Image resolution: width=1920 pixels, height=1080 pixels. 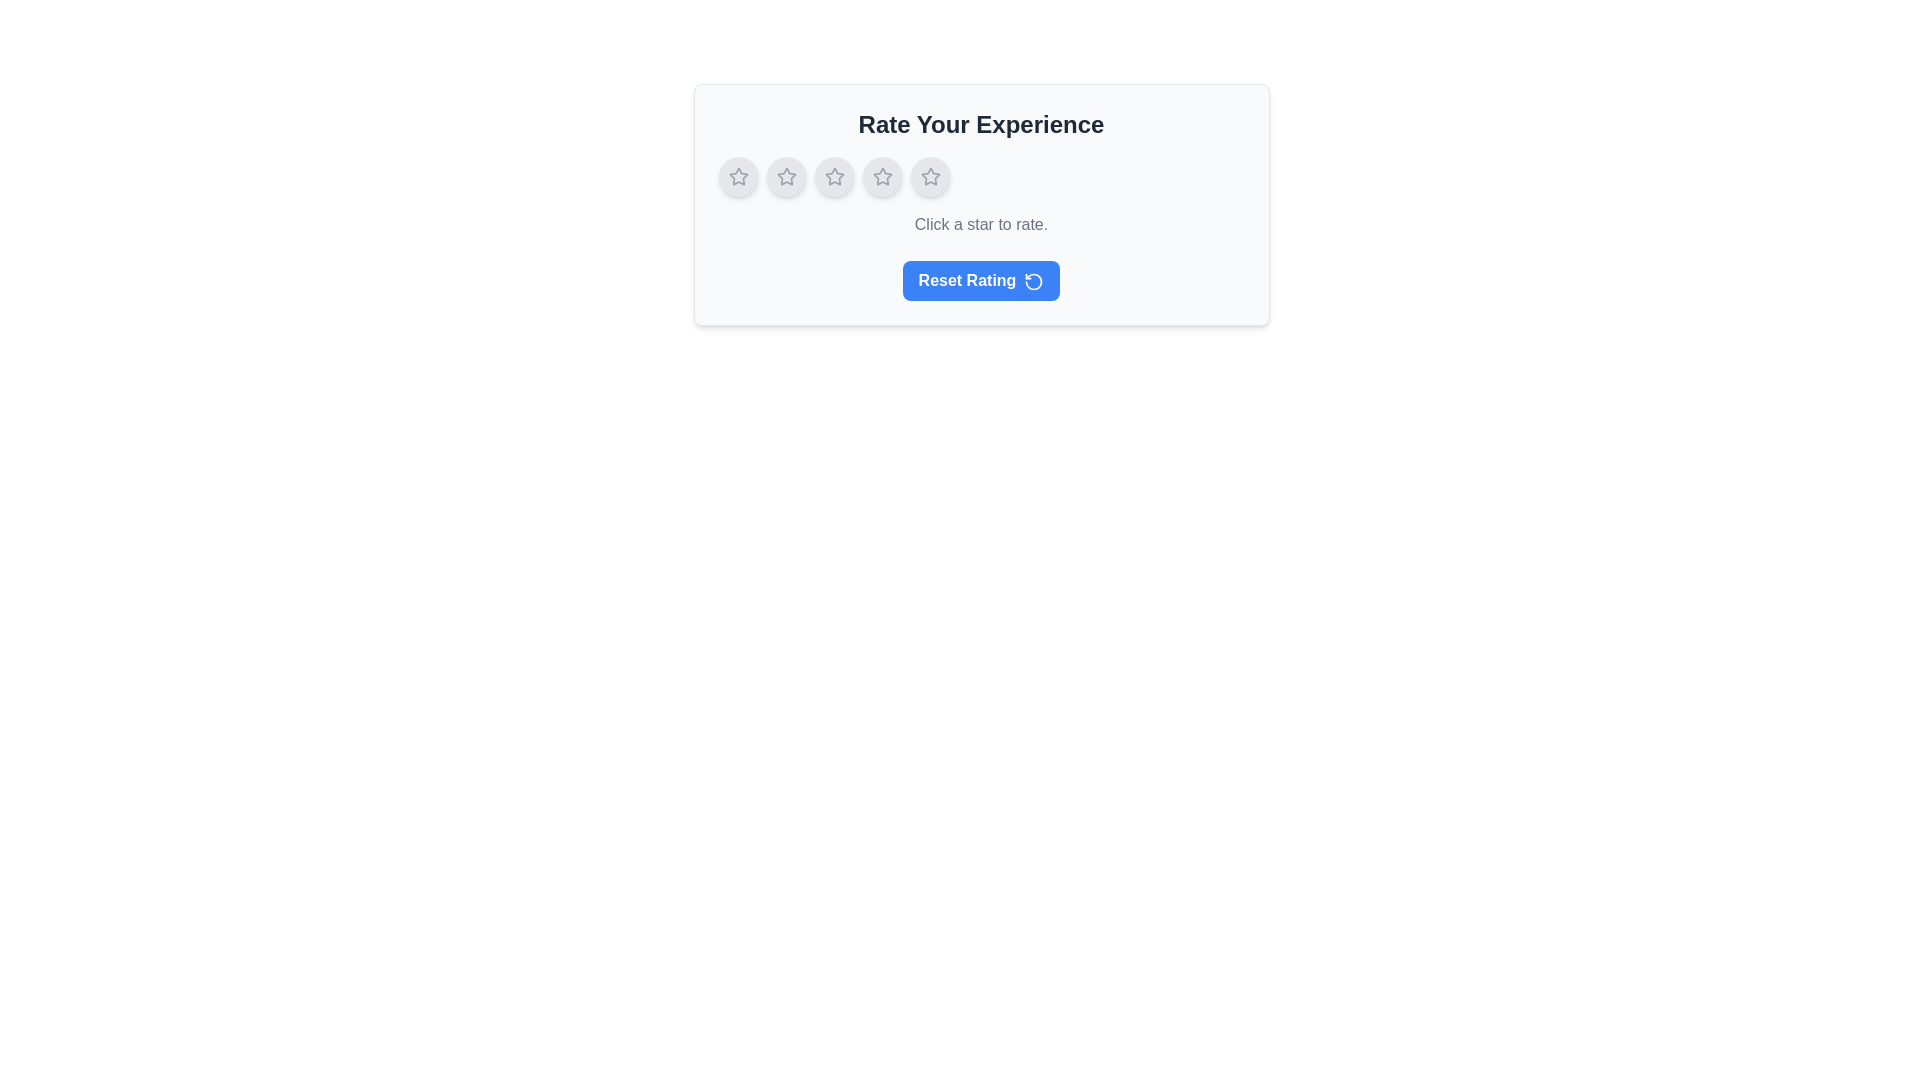 I want to click on the circular button with a light gray background and a star icon, which is the fourth item in the horizontal group below 'Rate Your Experience', so click(x=881, y=176).